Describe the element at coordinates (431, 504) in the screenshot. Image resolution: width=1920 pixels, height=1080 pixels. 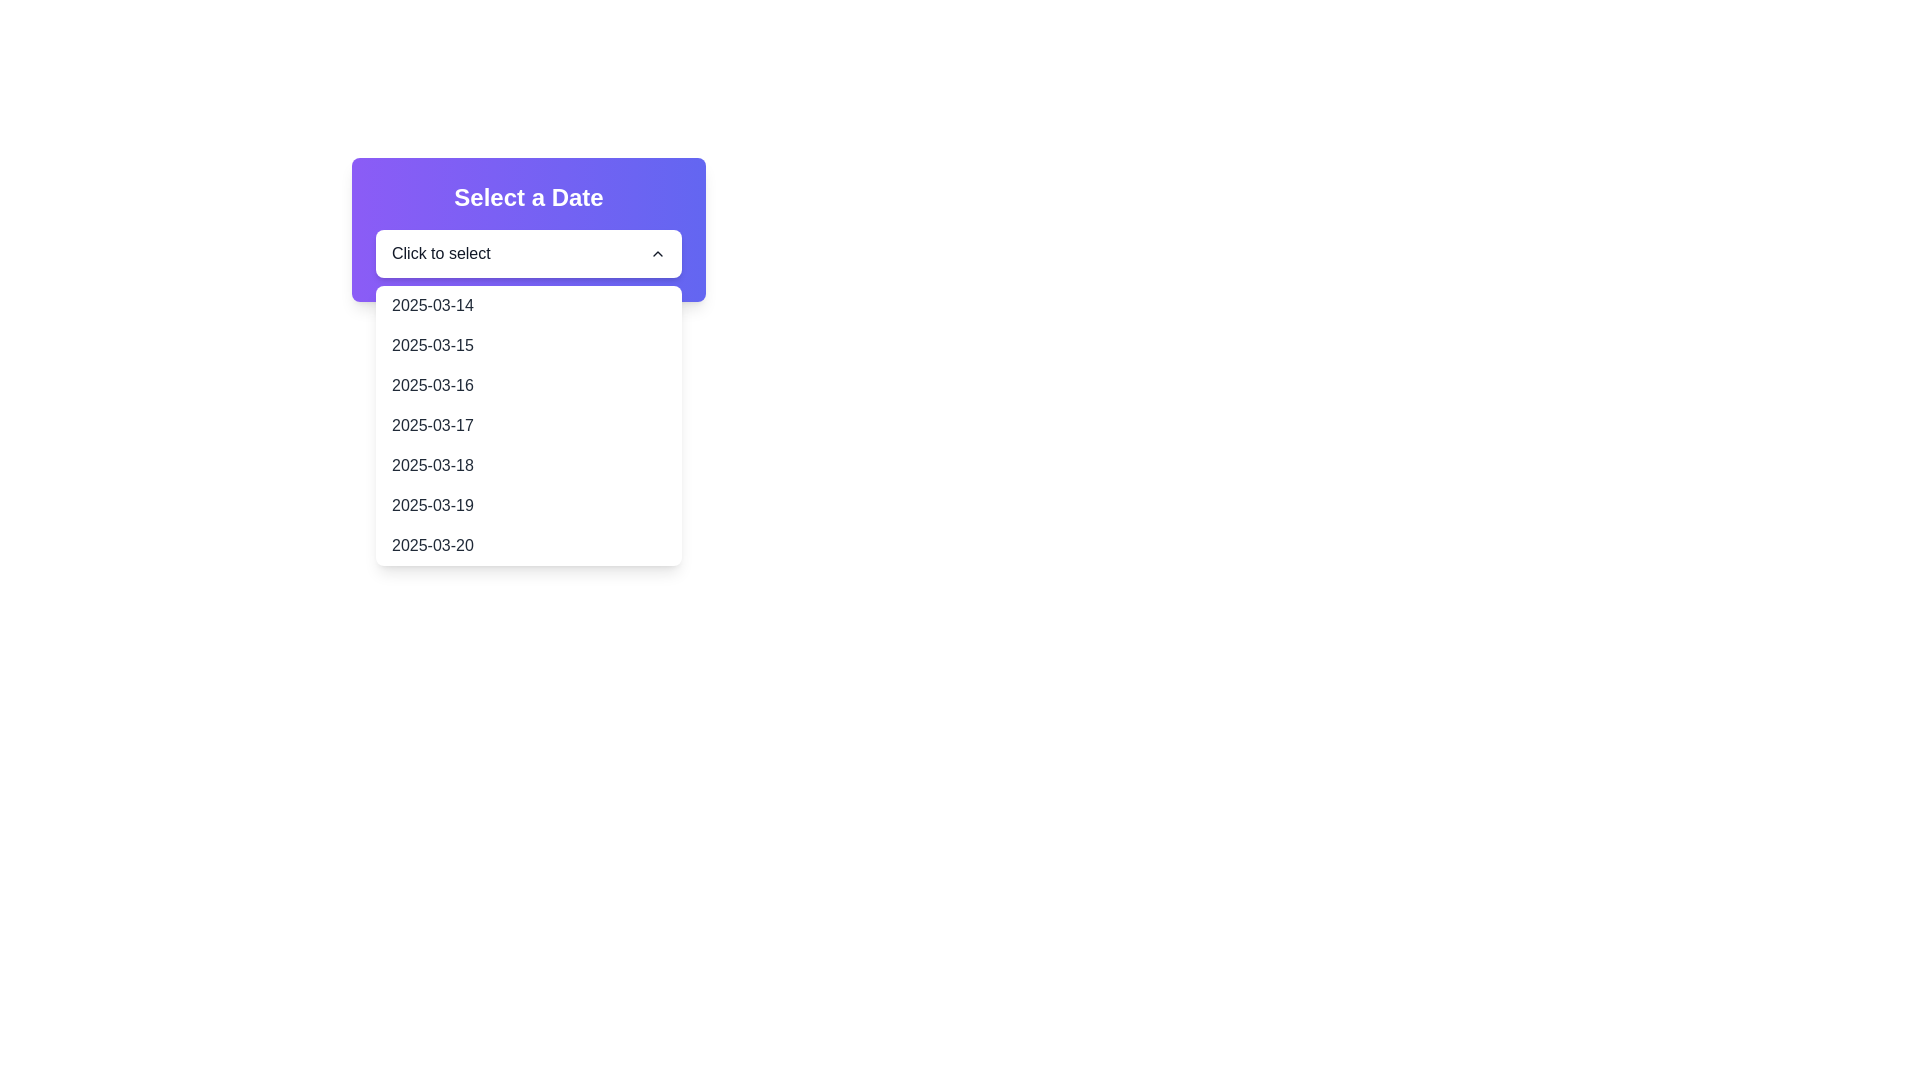
I see `the selectable list item for the date '2025-03-19' located under the dropdown menu 'Select a Date'` at that location.